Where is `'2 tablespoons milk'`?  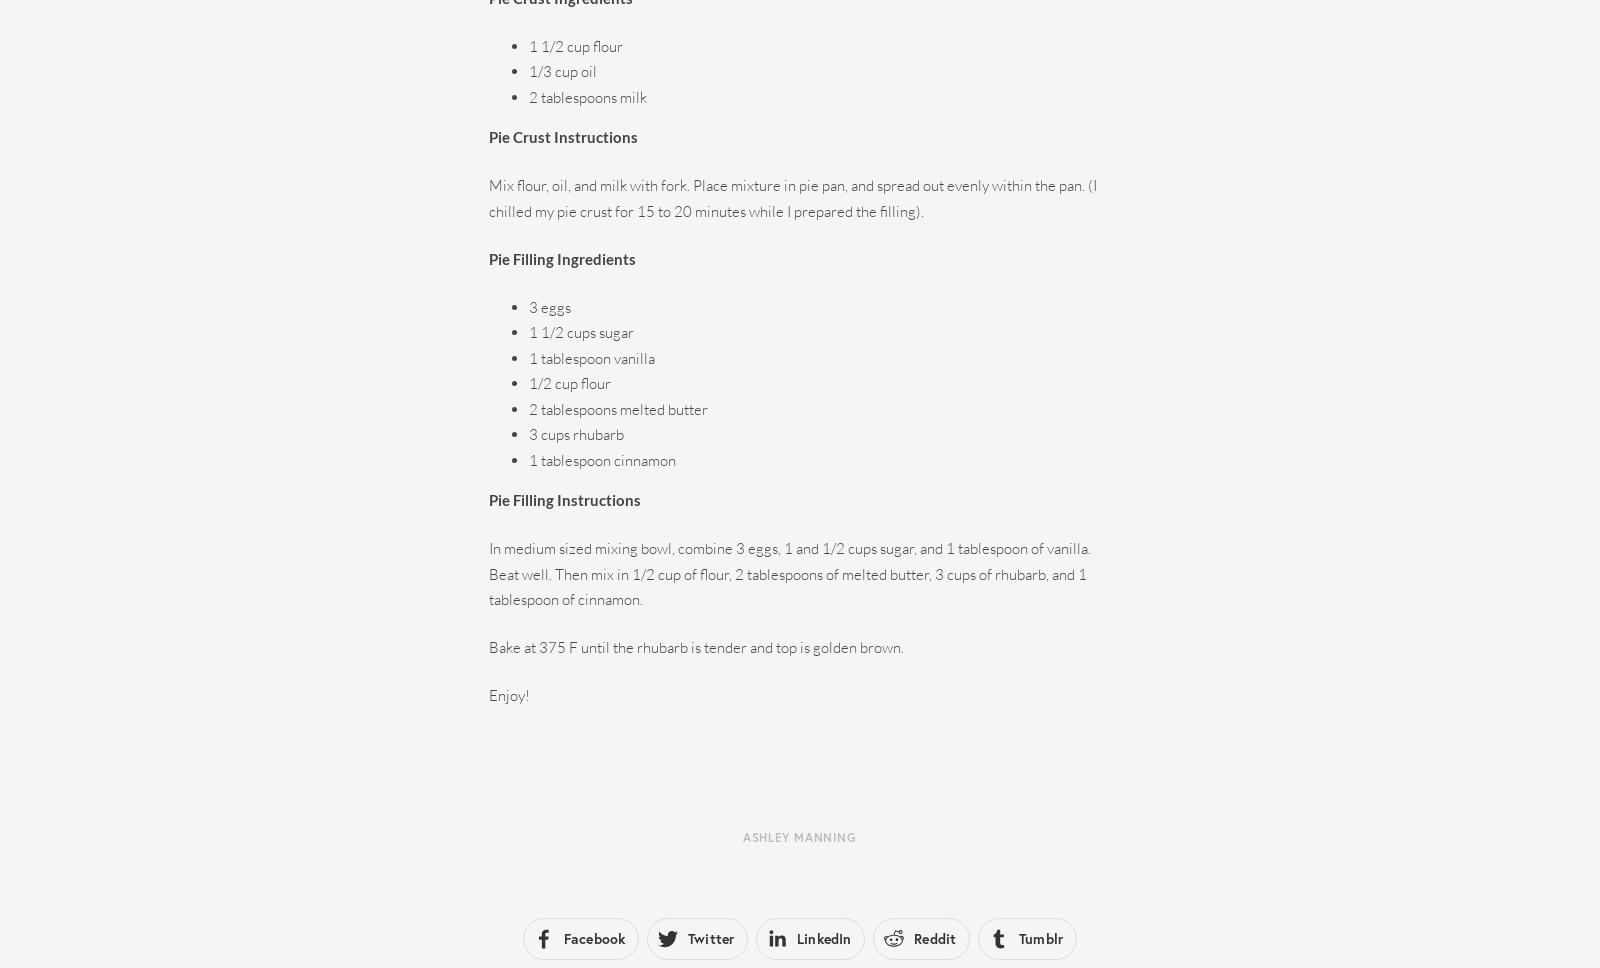 '2 tablespoons milk' is located at coordinates (586, 96).